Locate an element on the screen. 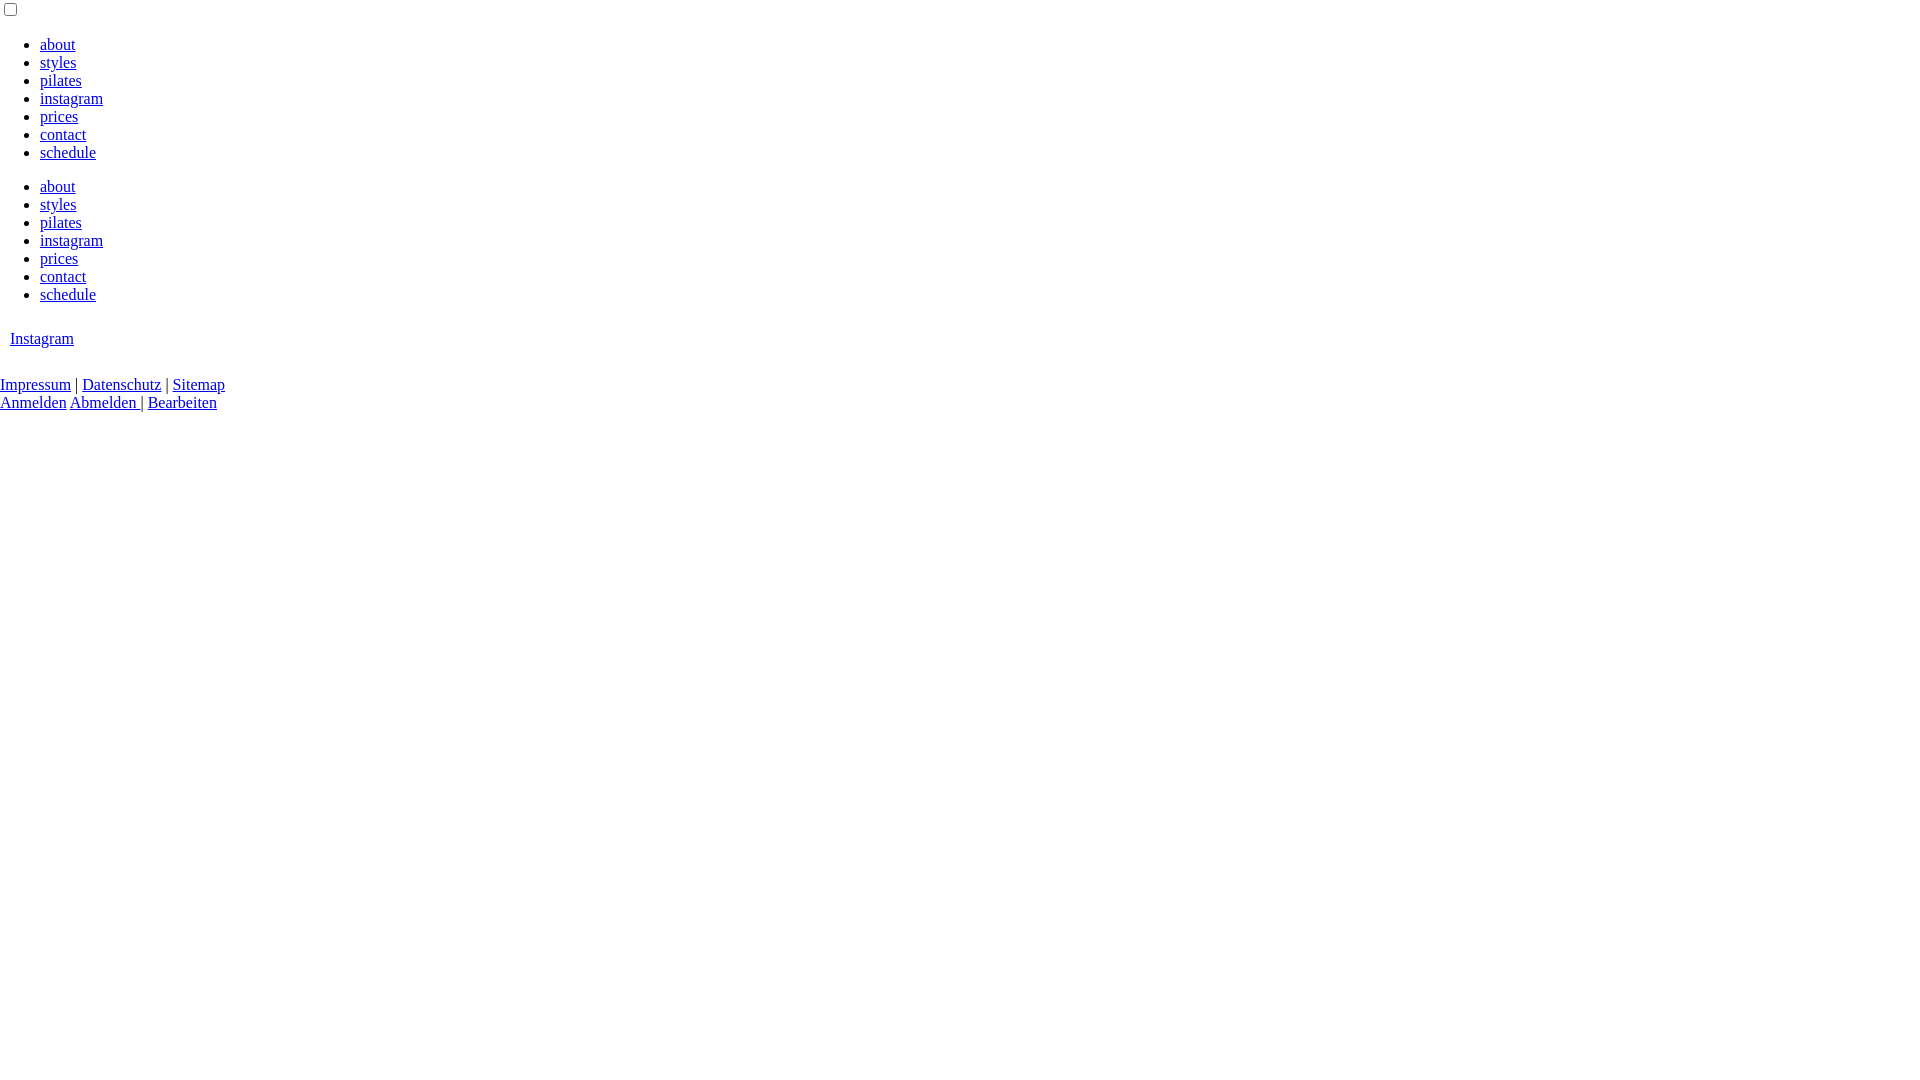 The image size is (1920, 1080). 'contact' is located at coordinates (62, 276).